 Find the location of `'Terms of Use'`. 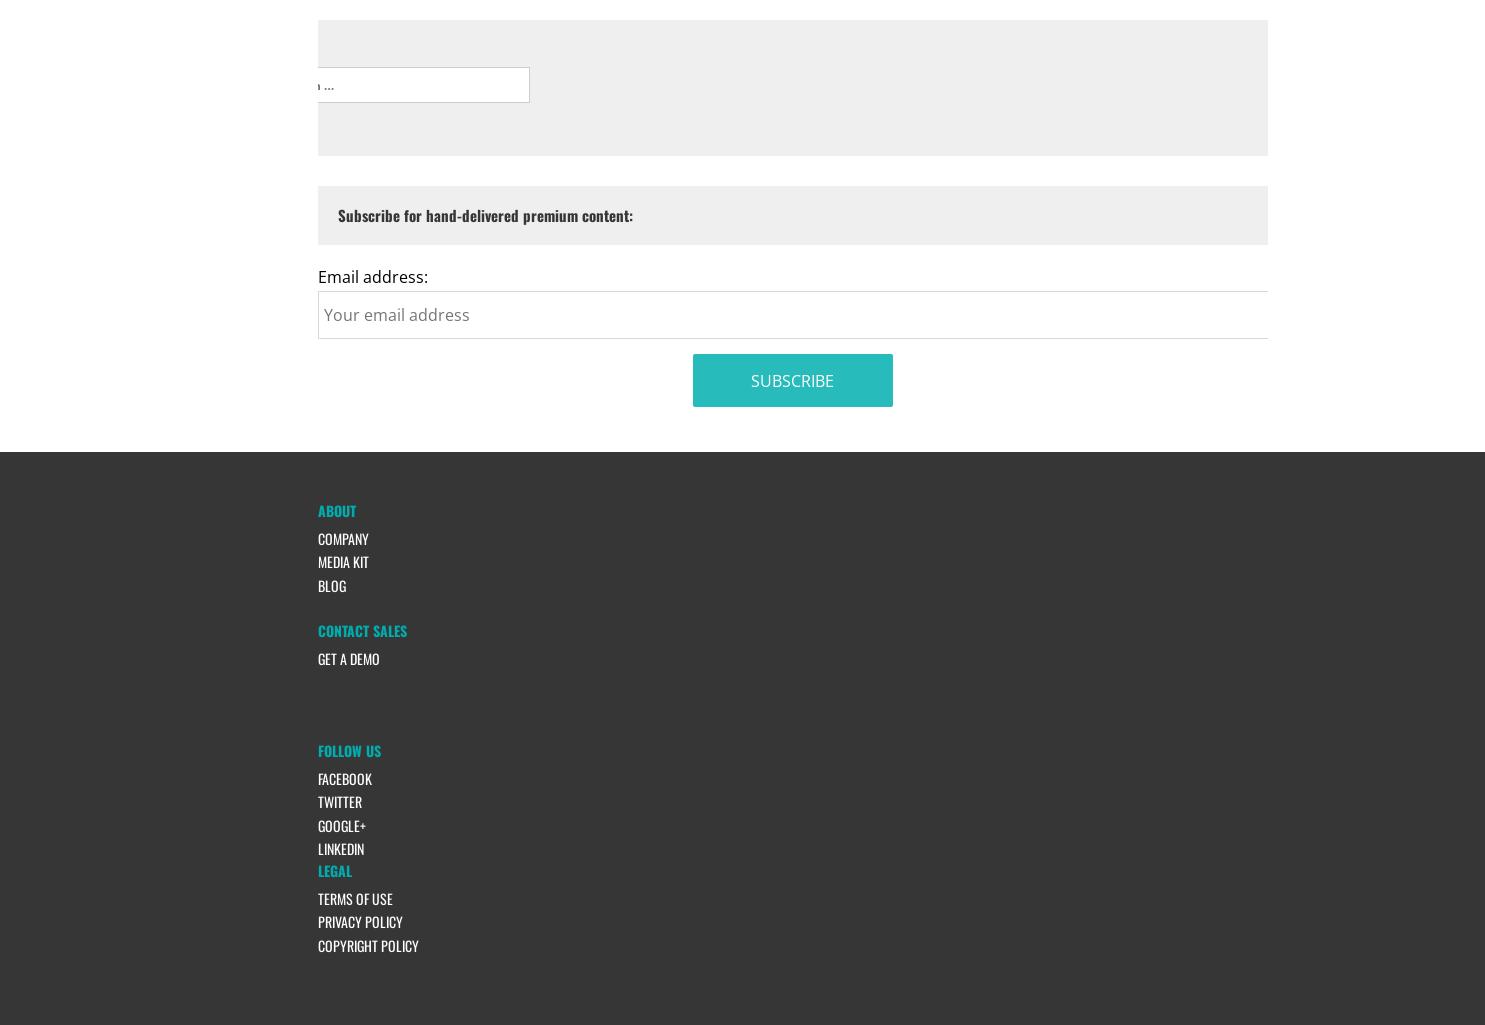

'Terms of Use' is located at coordinates (353, 897).